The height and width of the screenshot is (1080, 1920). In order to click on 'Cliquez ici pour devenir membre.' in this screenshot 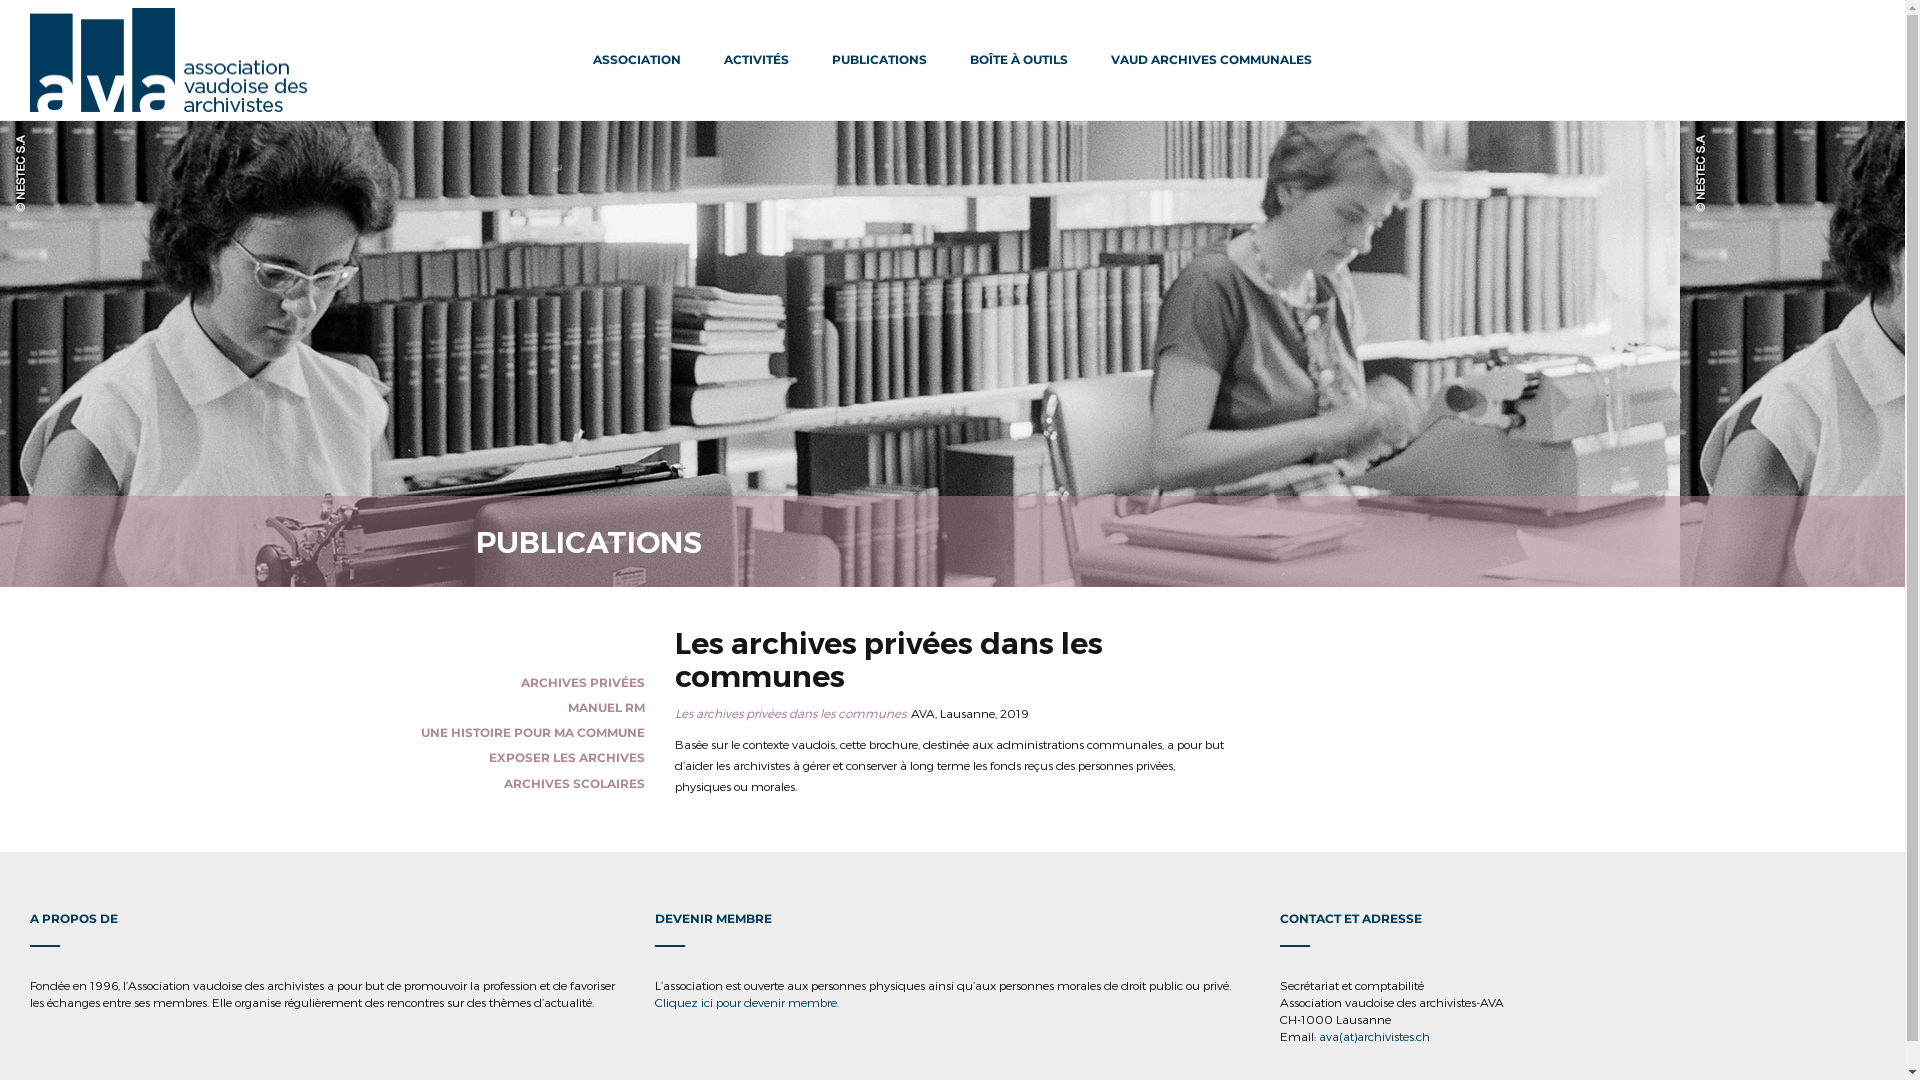, I will do `click(746, 1002)`.